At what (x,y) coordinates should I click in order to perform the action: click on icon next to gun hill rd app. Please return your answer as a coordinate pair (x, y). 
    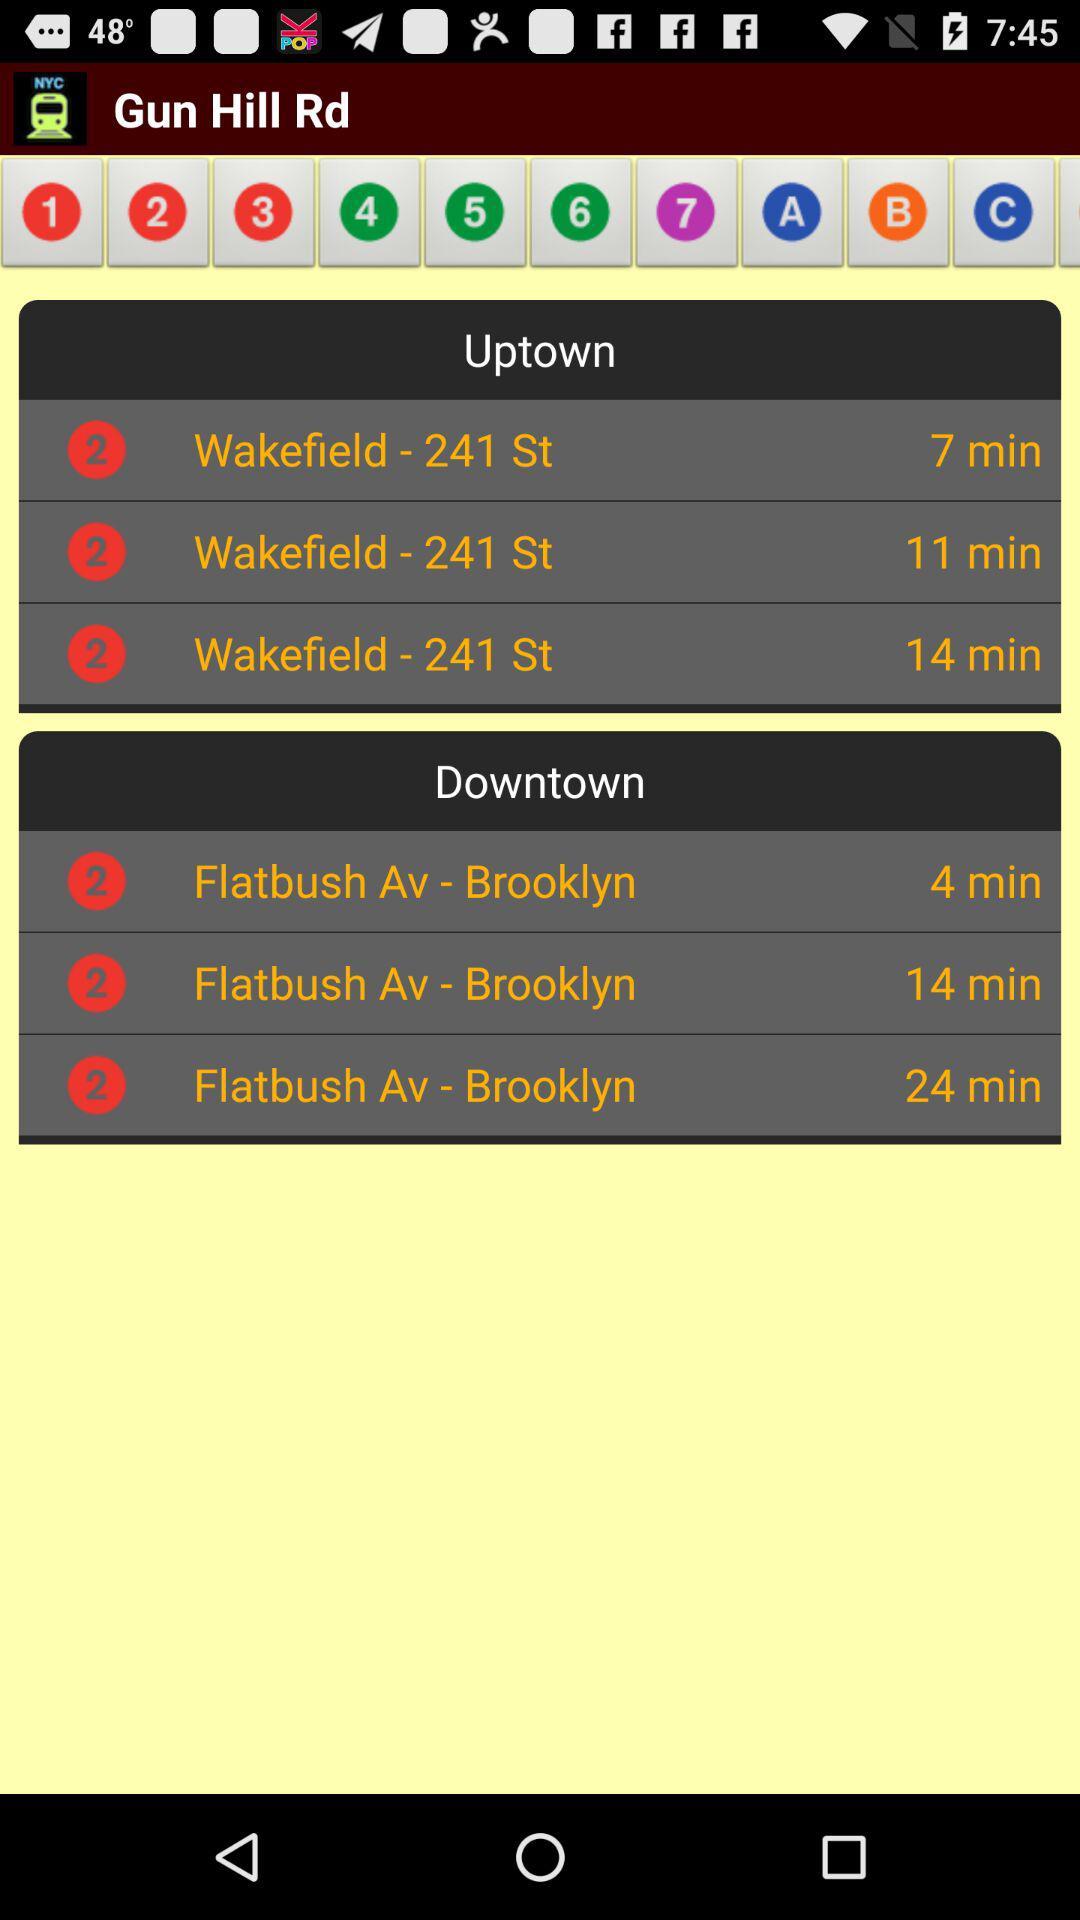
    Looking at the image, I should click on (475, 218).